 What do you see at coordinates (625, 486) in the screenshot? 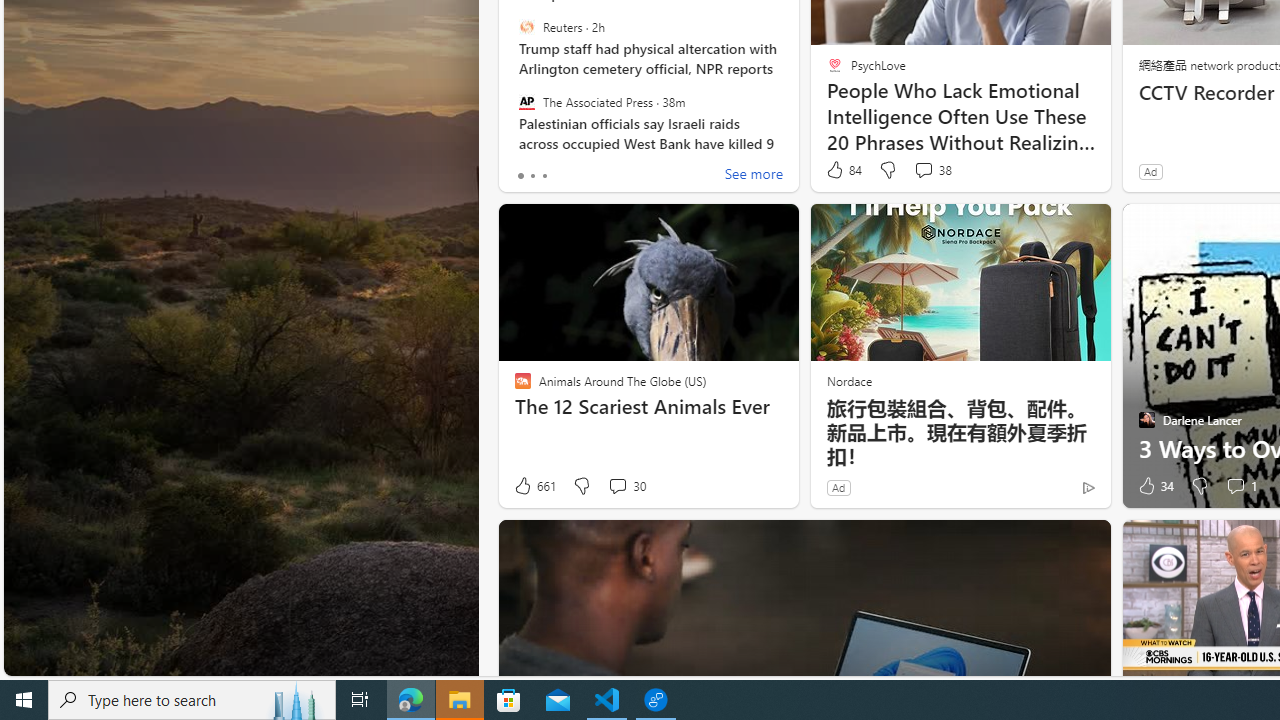
I see `'View comments 30 Comment'` at bounding box center [625, 486].